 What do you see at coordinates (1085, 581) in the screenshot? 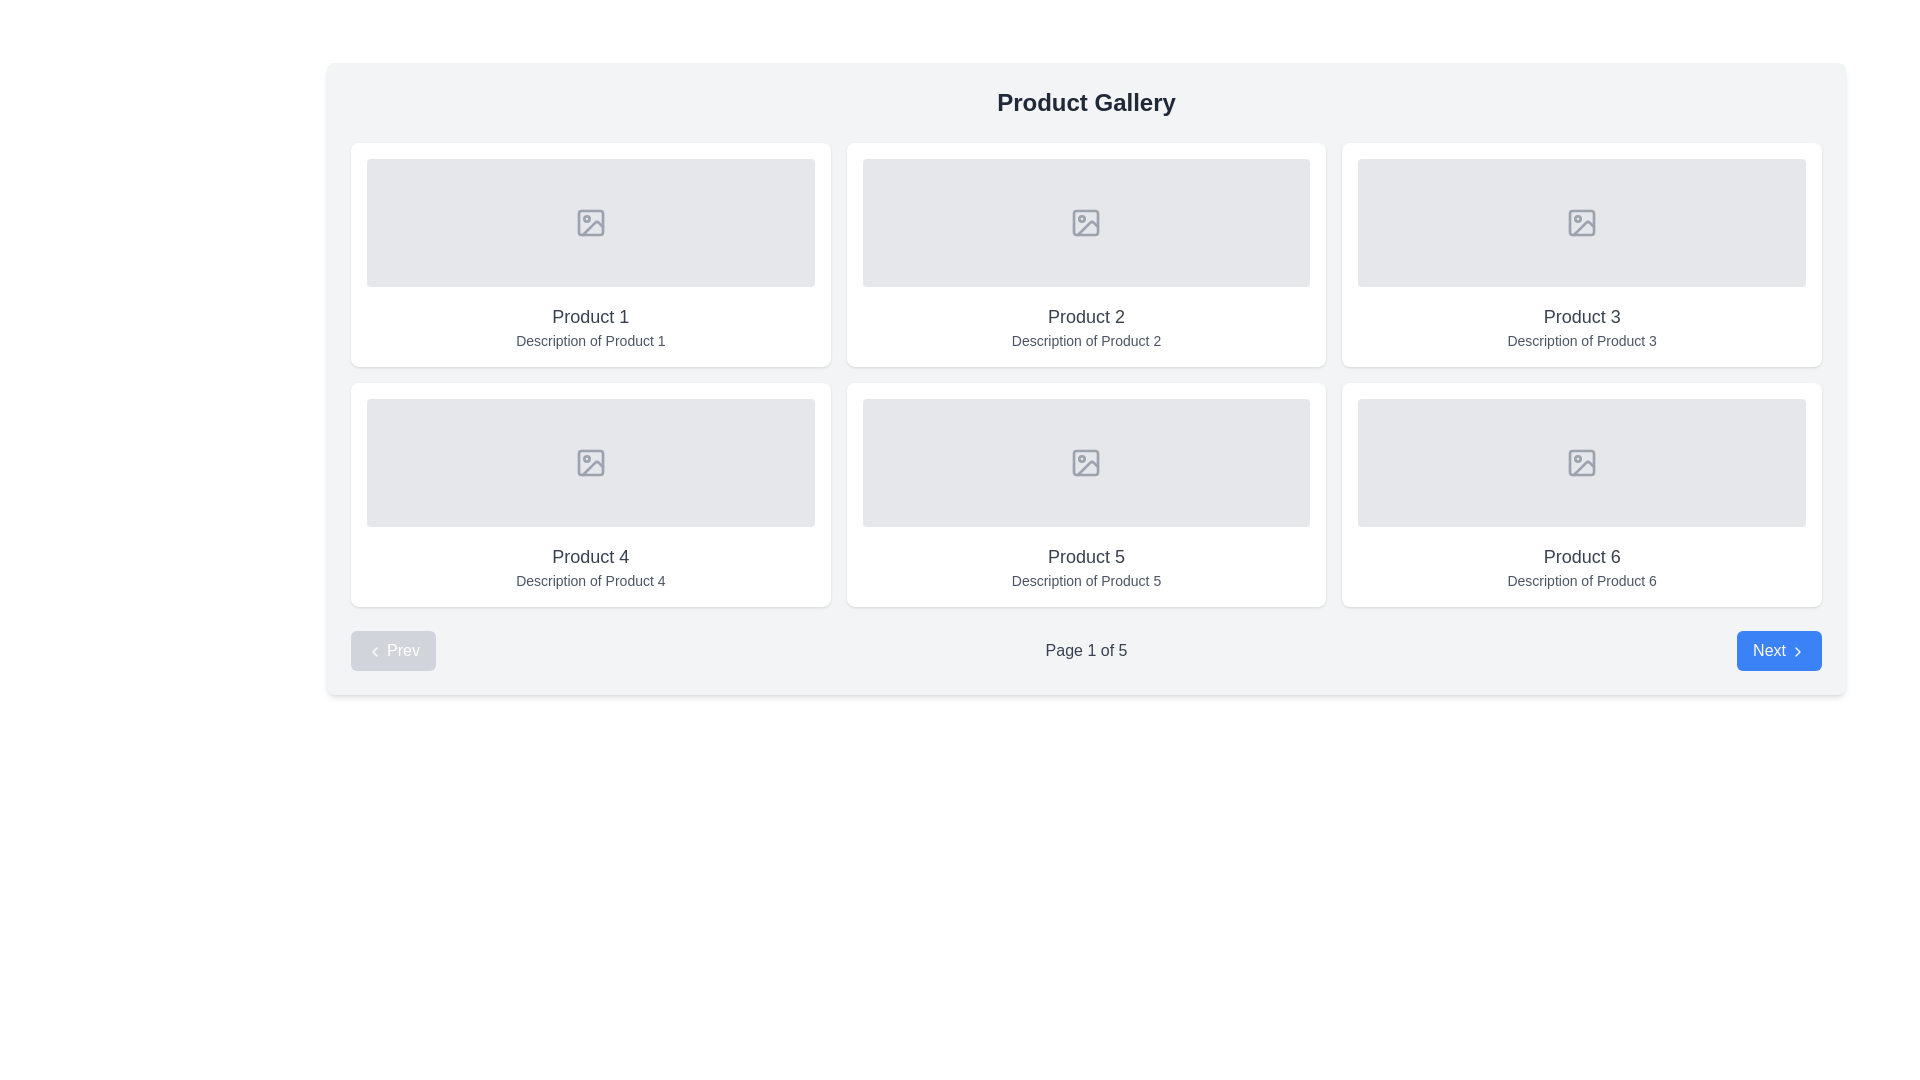
I see `the text label that displays 'Description of Product 5', which is styled with a gray font color and located beneath the title 'Product 5'` at bounding box center [1085, 581].